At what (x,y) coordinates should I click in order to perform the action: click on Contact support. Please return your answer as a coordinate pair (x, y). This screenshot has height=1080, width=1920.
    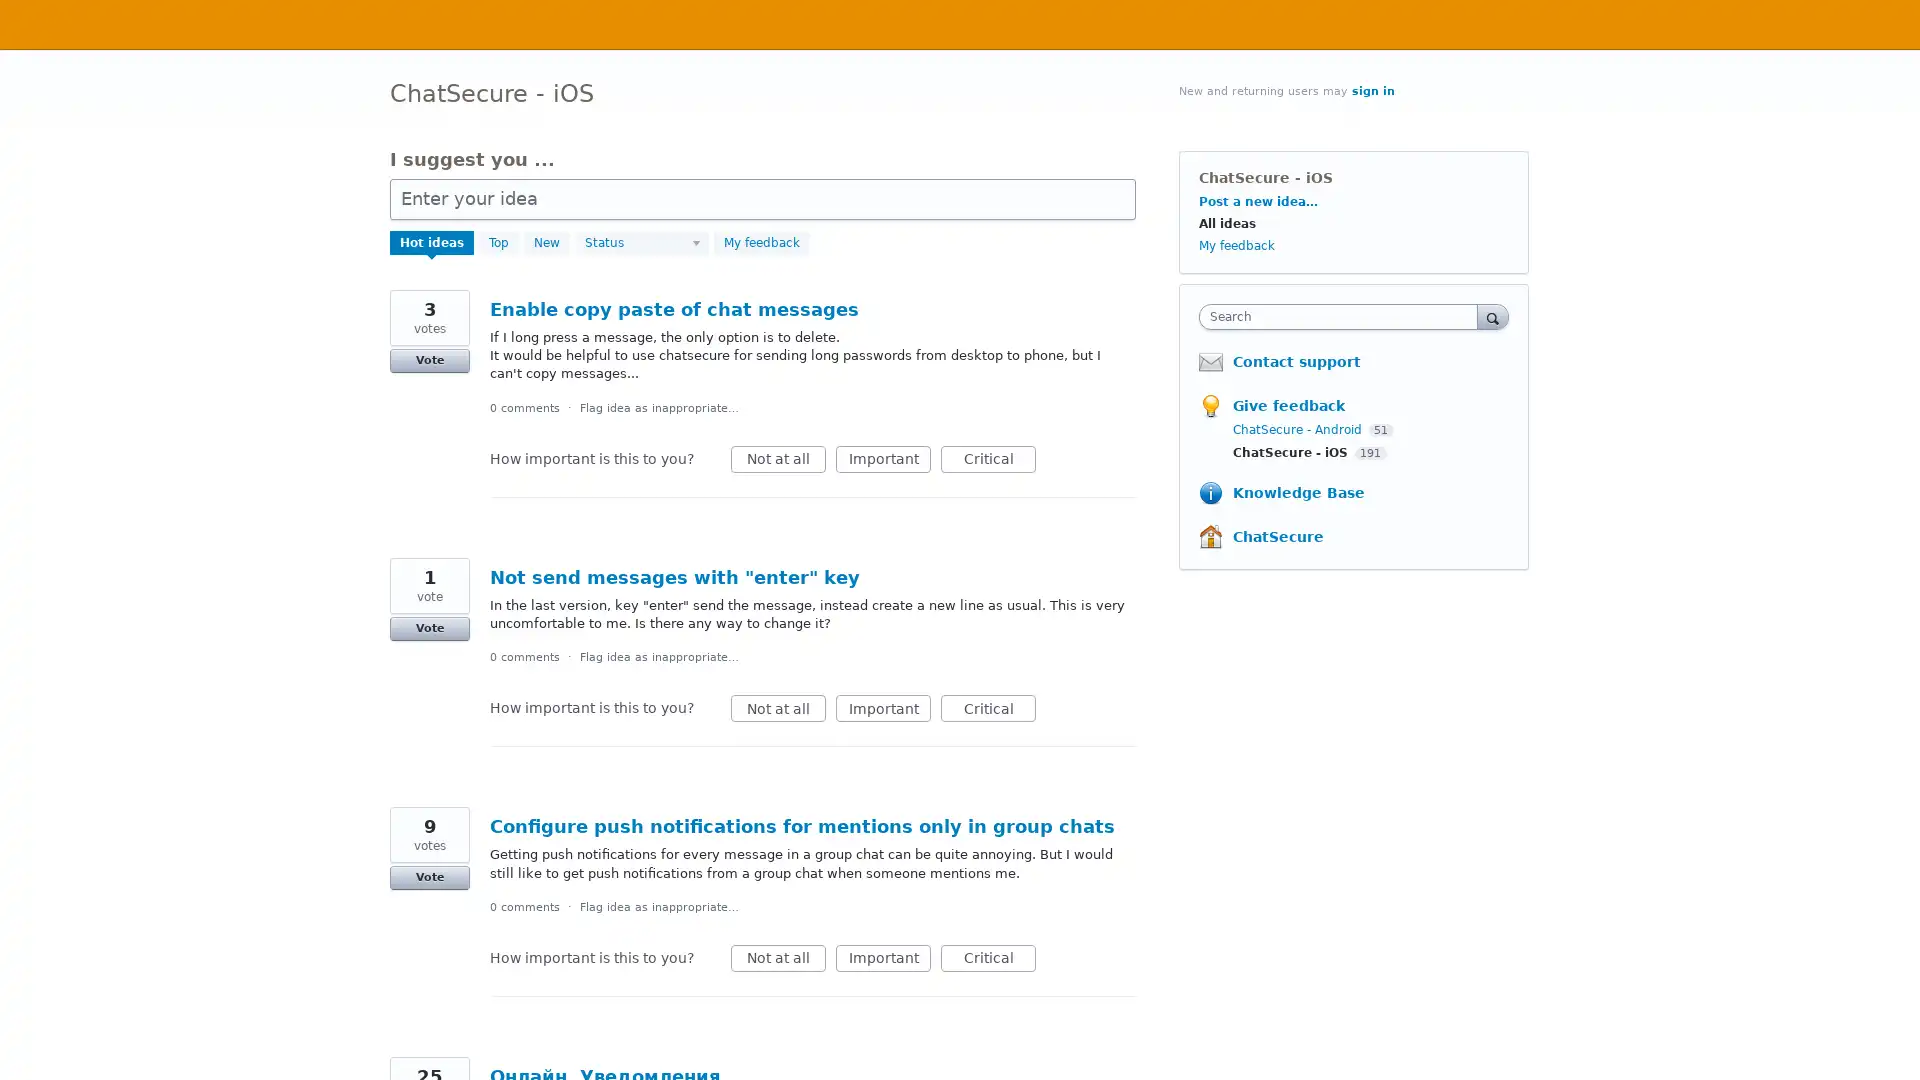
    Looking at the image, I should click on (1296, 362).